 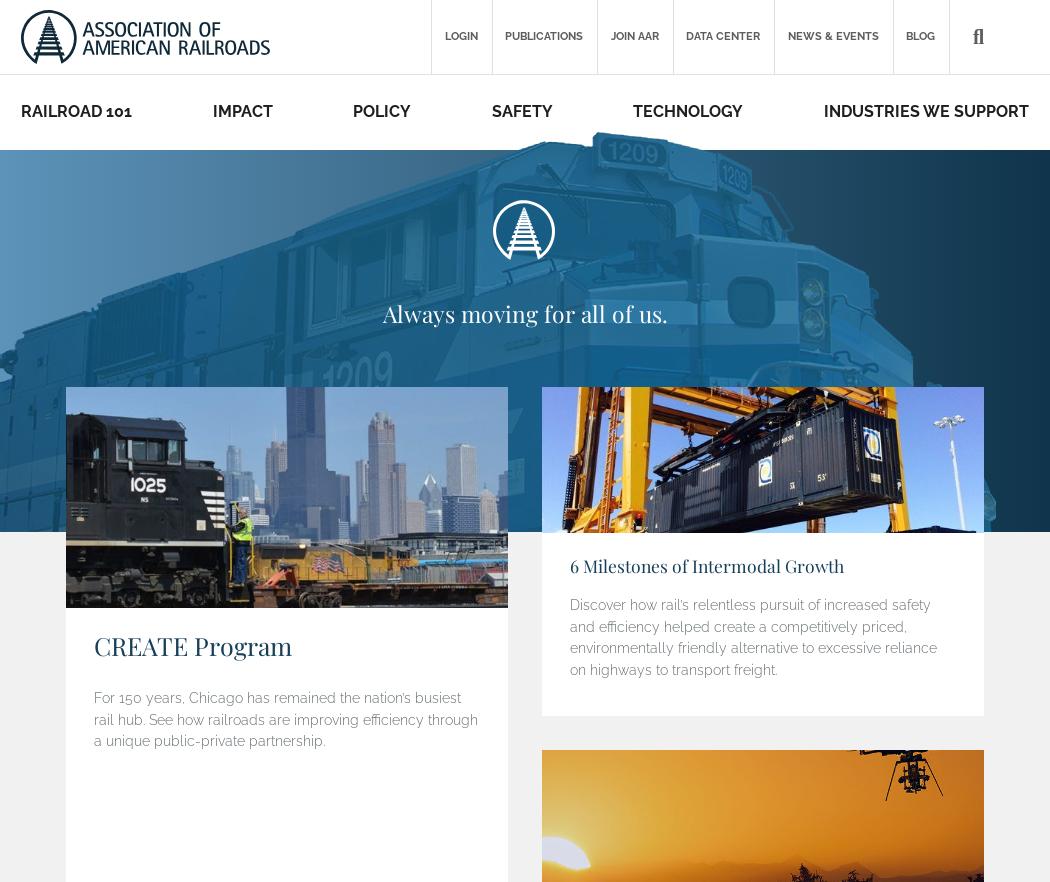 I want to click on 'CREATE Program', so click(x=191, y=645).